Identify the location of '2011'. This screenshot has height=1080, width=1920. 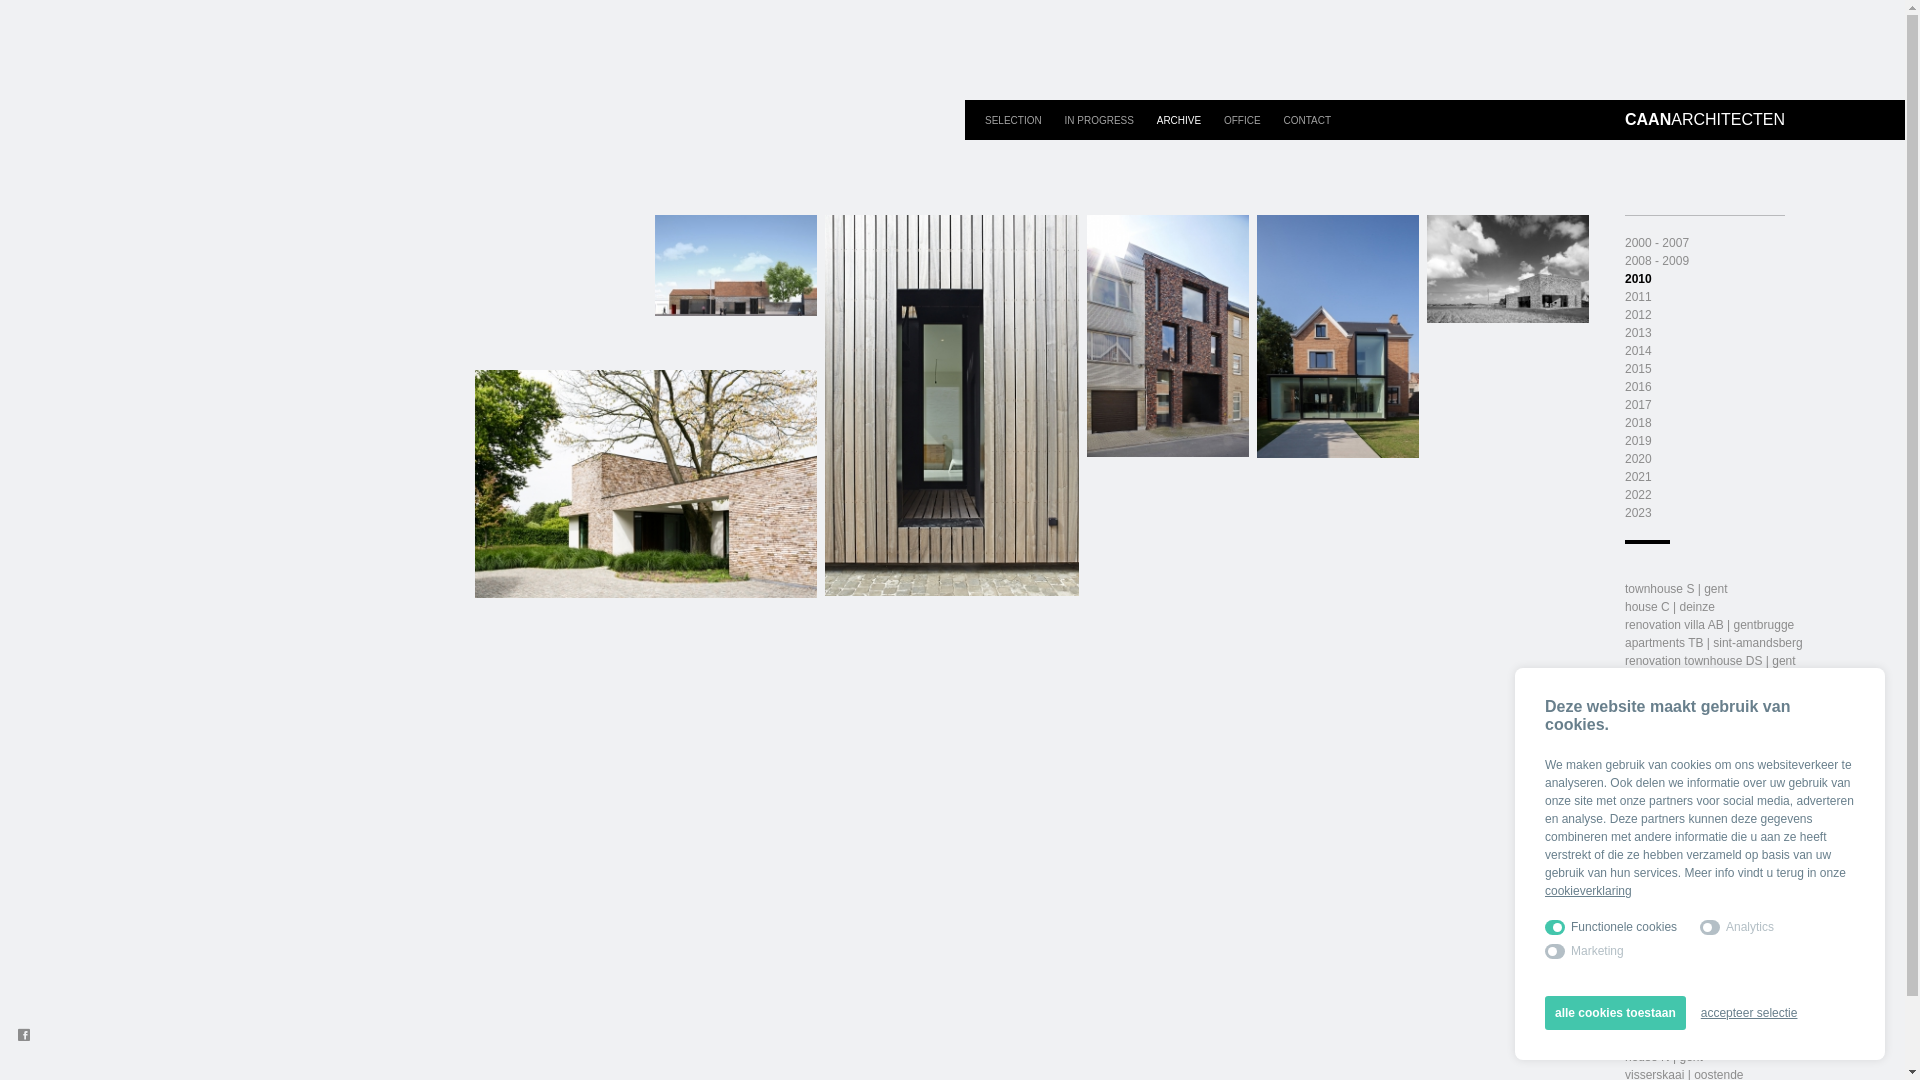
(1638, 297).